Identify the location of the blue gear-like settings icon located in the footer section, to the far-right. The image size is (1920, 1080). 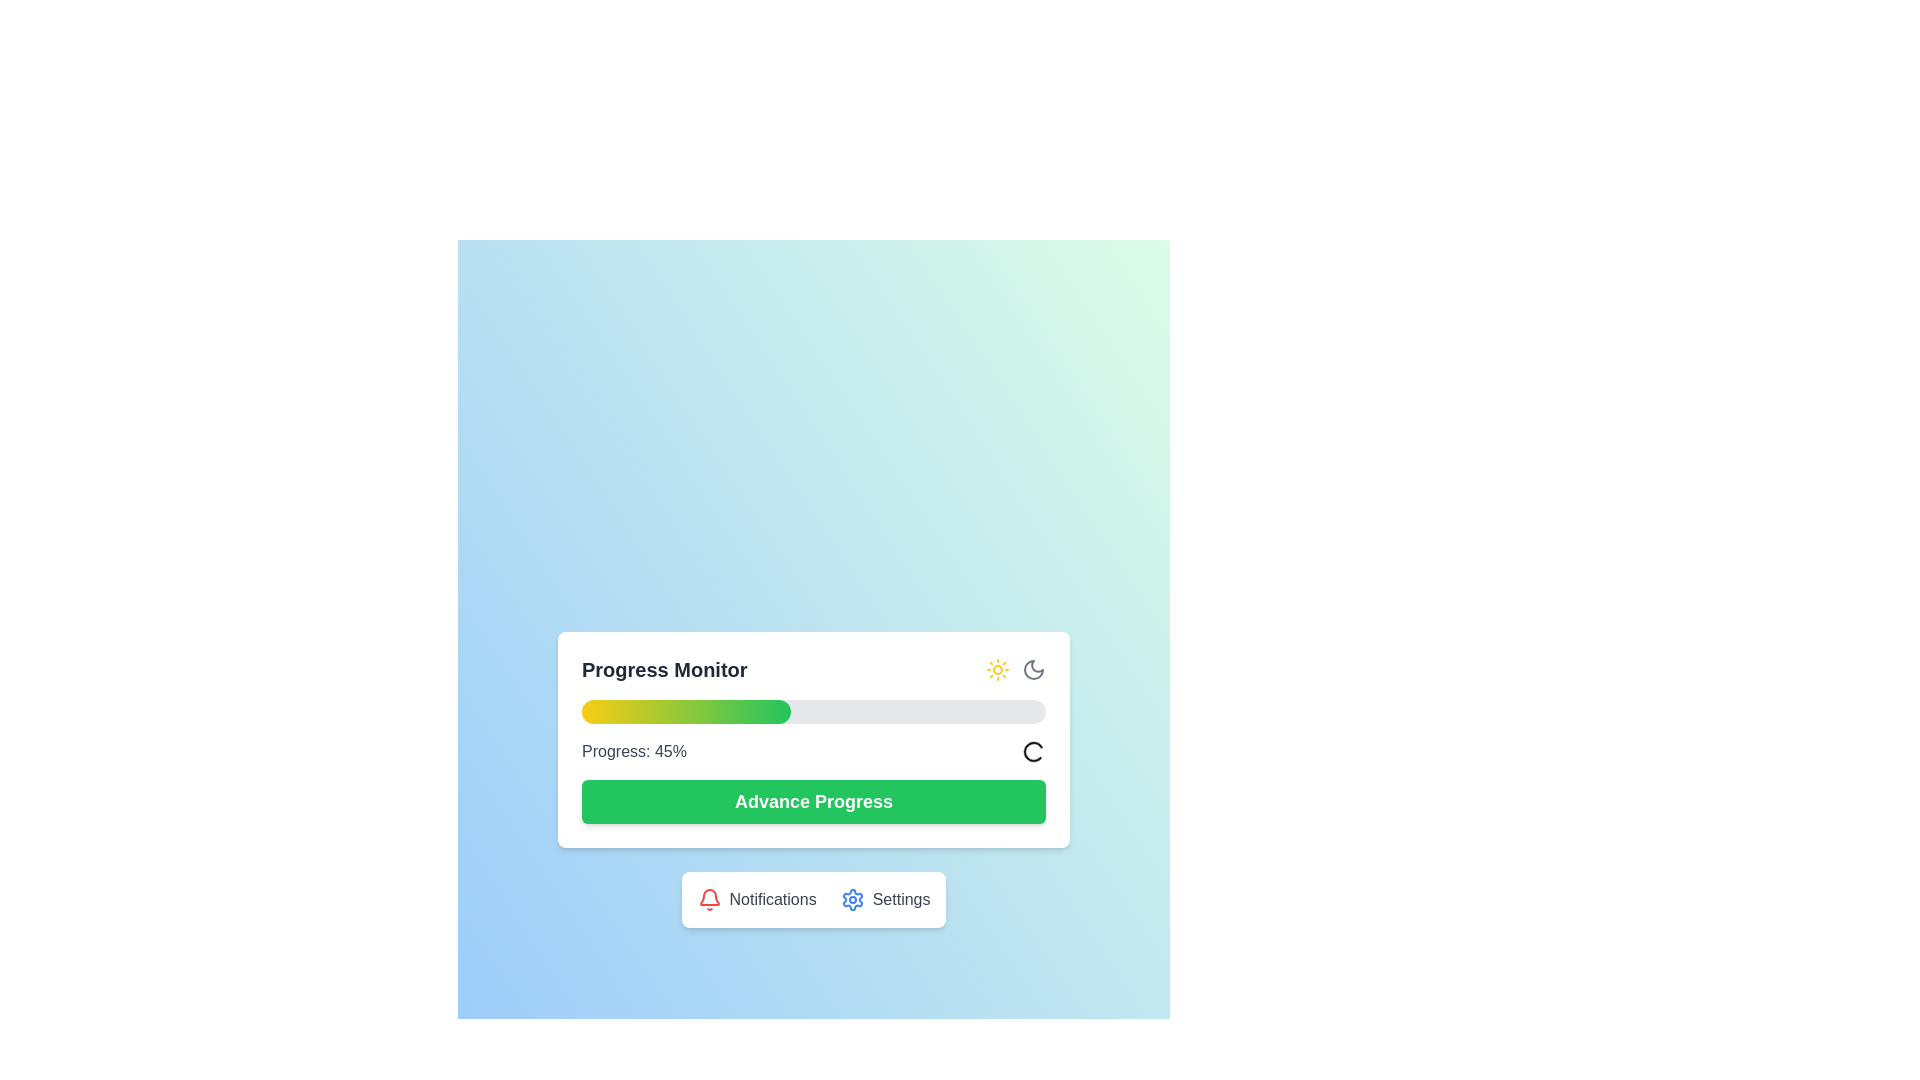
(852, 898).